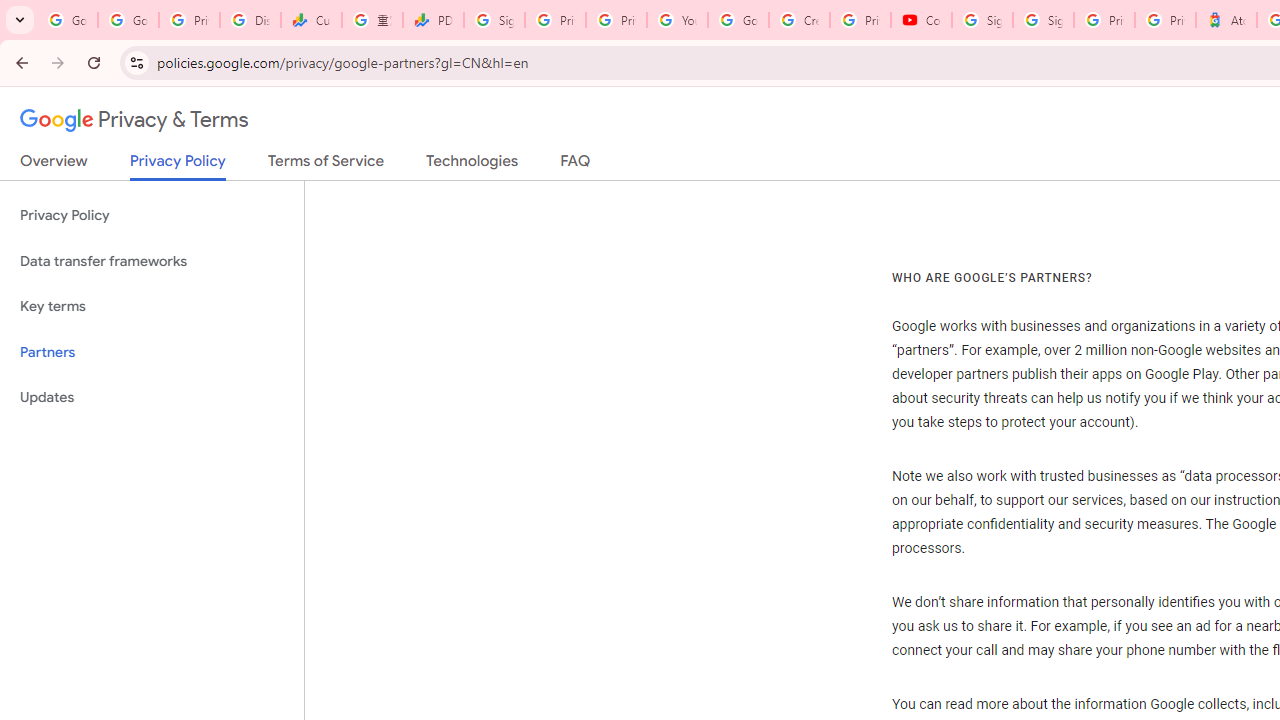  Describe the element at coordinates (67, 20) in the screenshot. I see `'Google Workspace Admin Community'` at that location.